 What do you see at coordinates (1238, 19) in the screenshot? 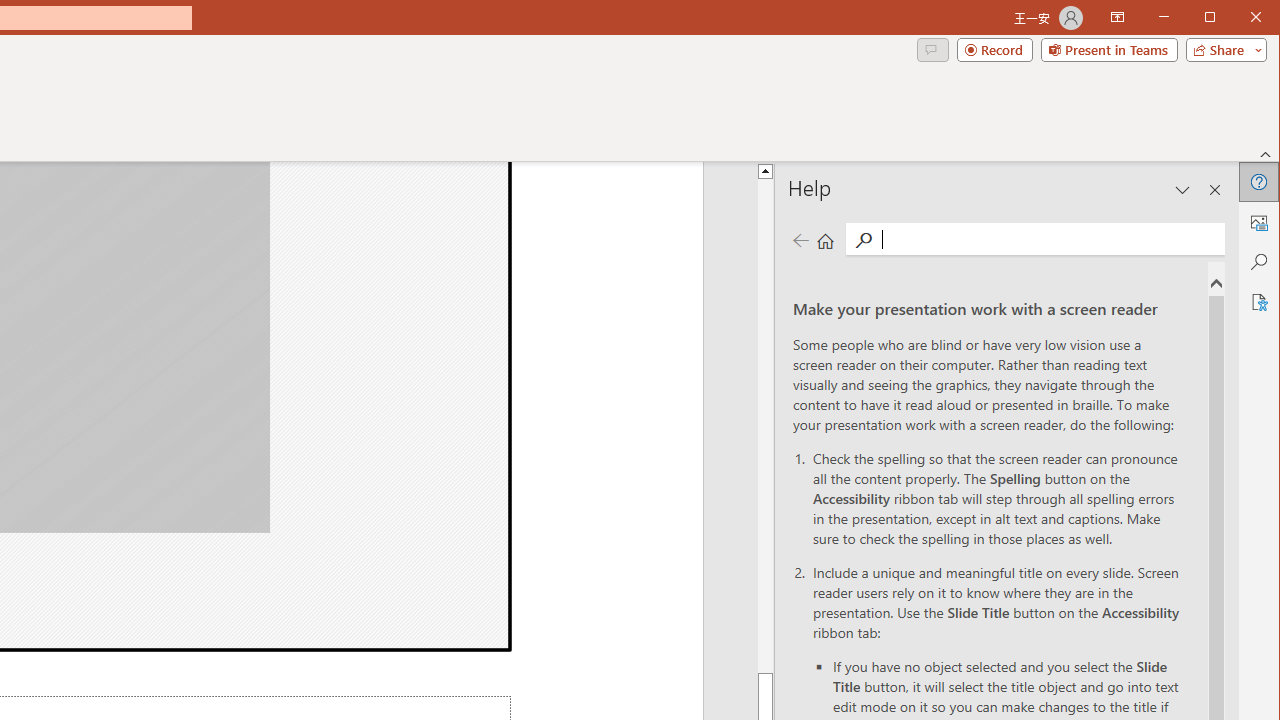
I see `'Maximize'` at bounding box center [1238, 19].